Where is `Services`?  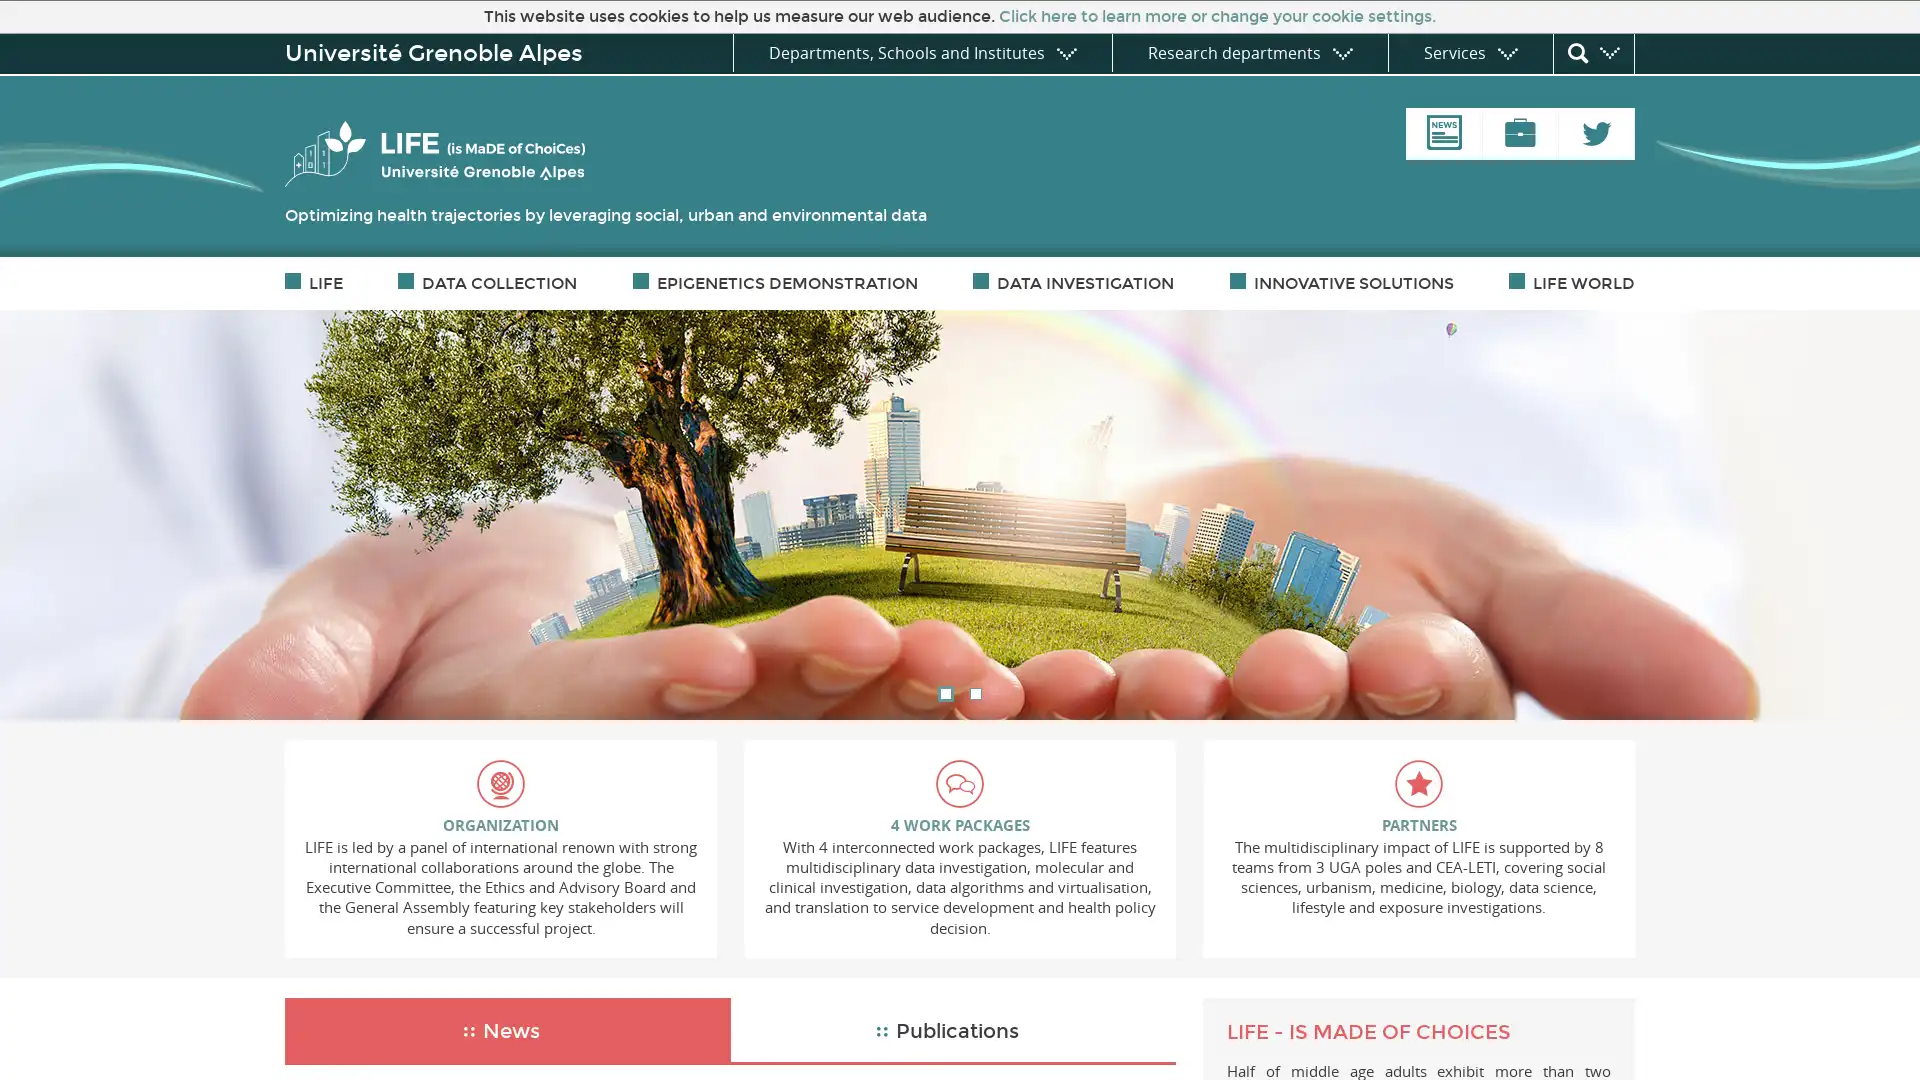 Services is located at coordinates (1470, 52).